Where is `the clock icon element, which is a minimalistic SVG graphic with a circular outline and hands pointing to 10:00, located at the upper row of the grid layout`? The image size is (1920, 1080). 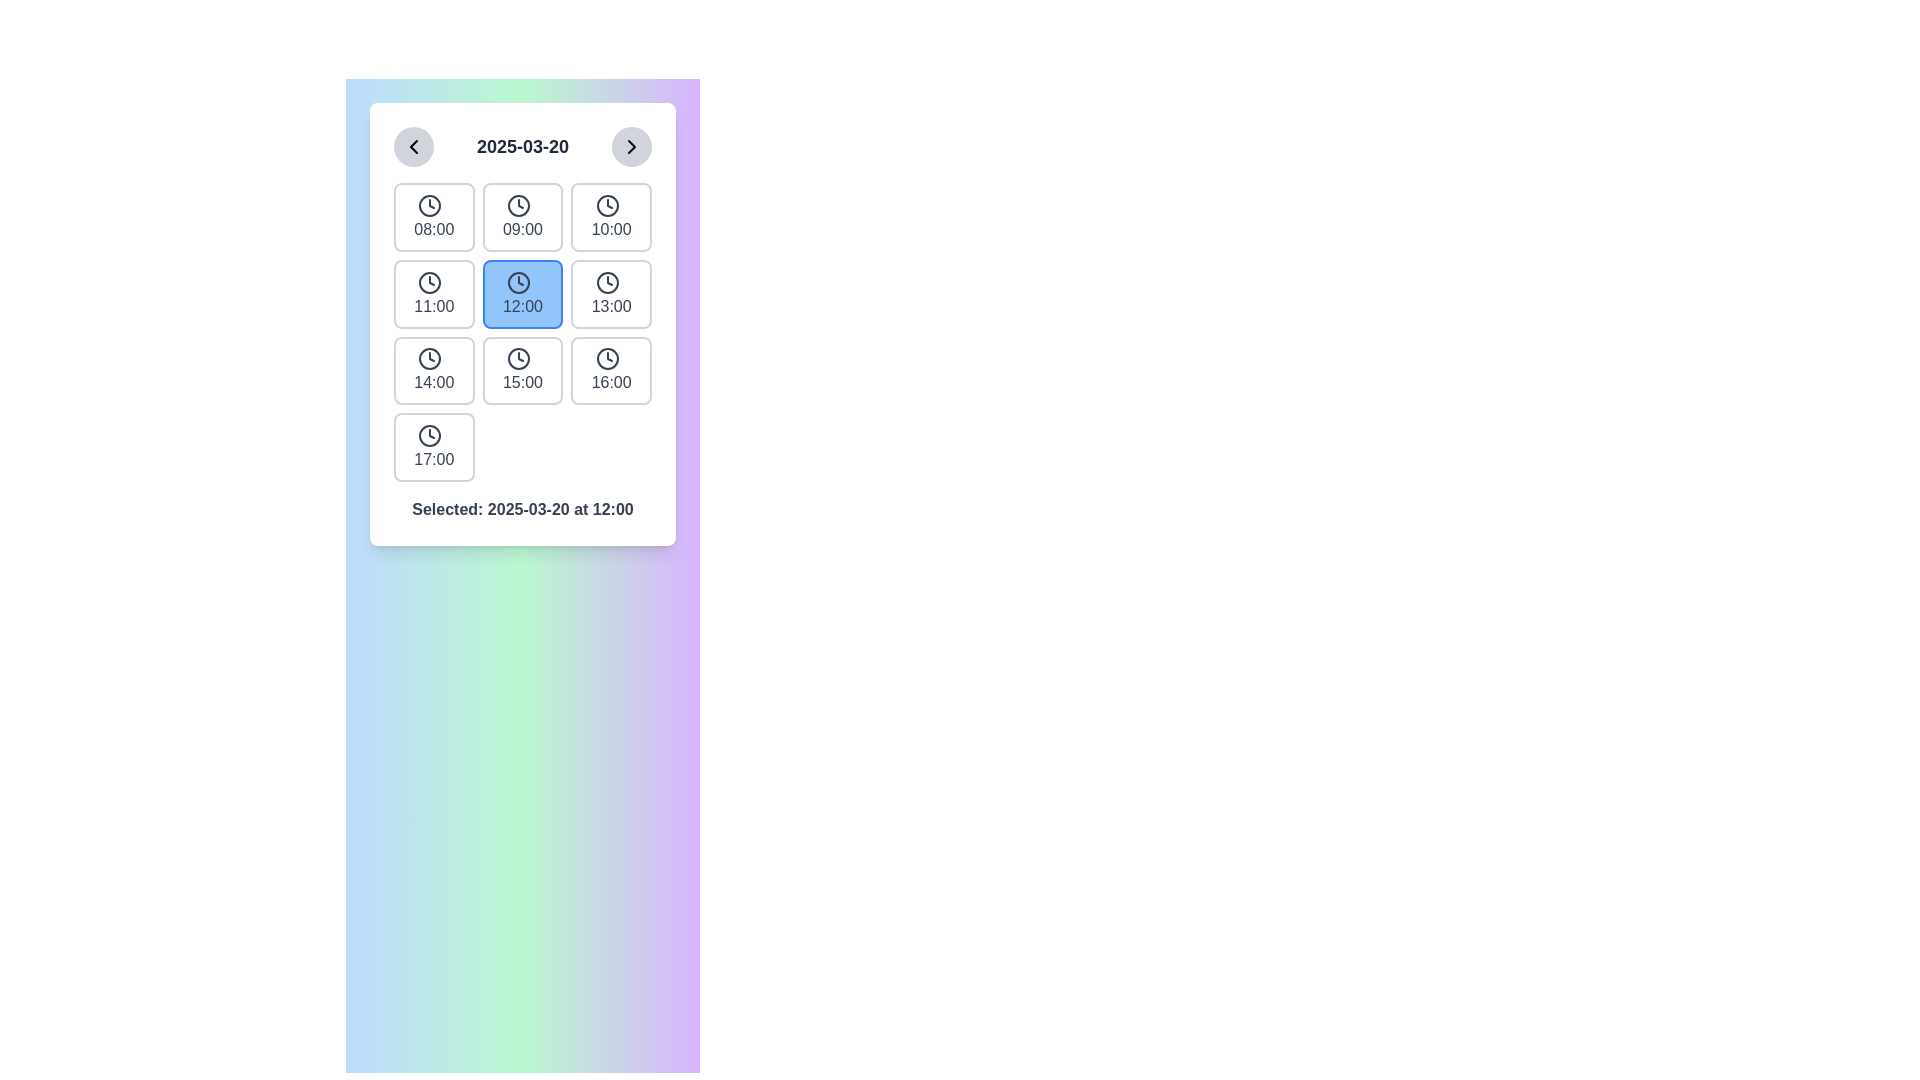 the clock icon element, which is a minimalistic SVG graphic with a circular outline and hands pointing to 10:00, located at the upper row of the grid layout is located at coordinates (606, 205).